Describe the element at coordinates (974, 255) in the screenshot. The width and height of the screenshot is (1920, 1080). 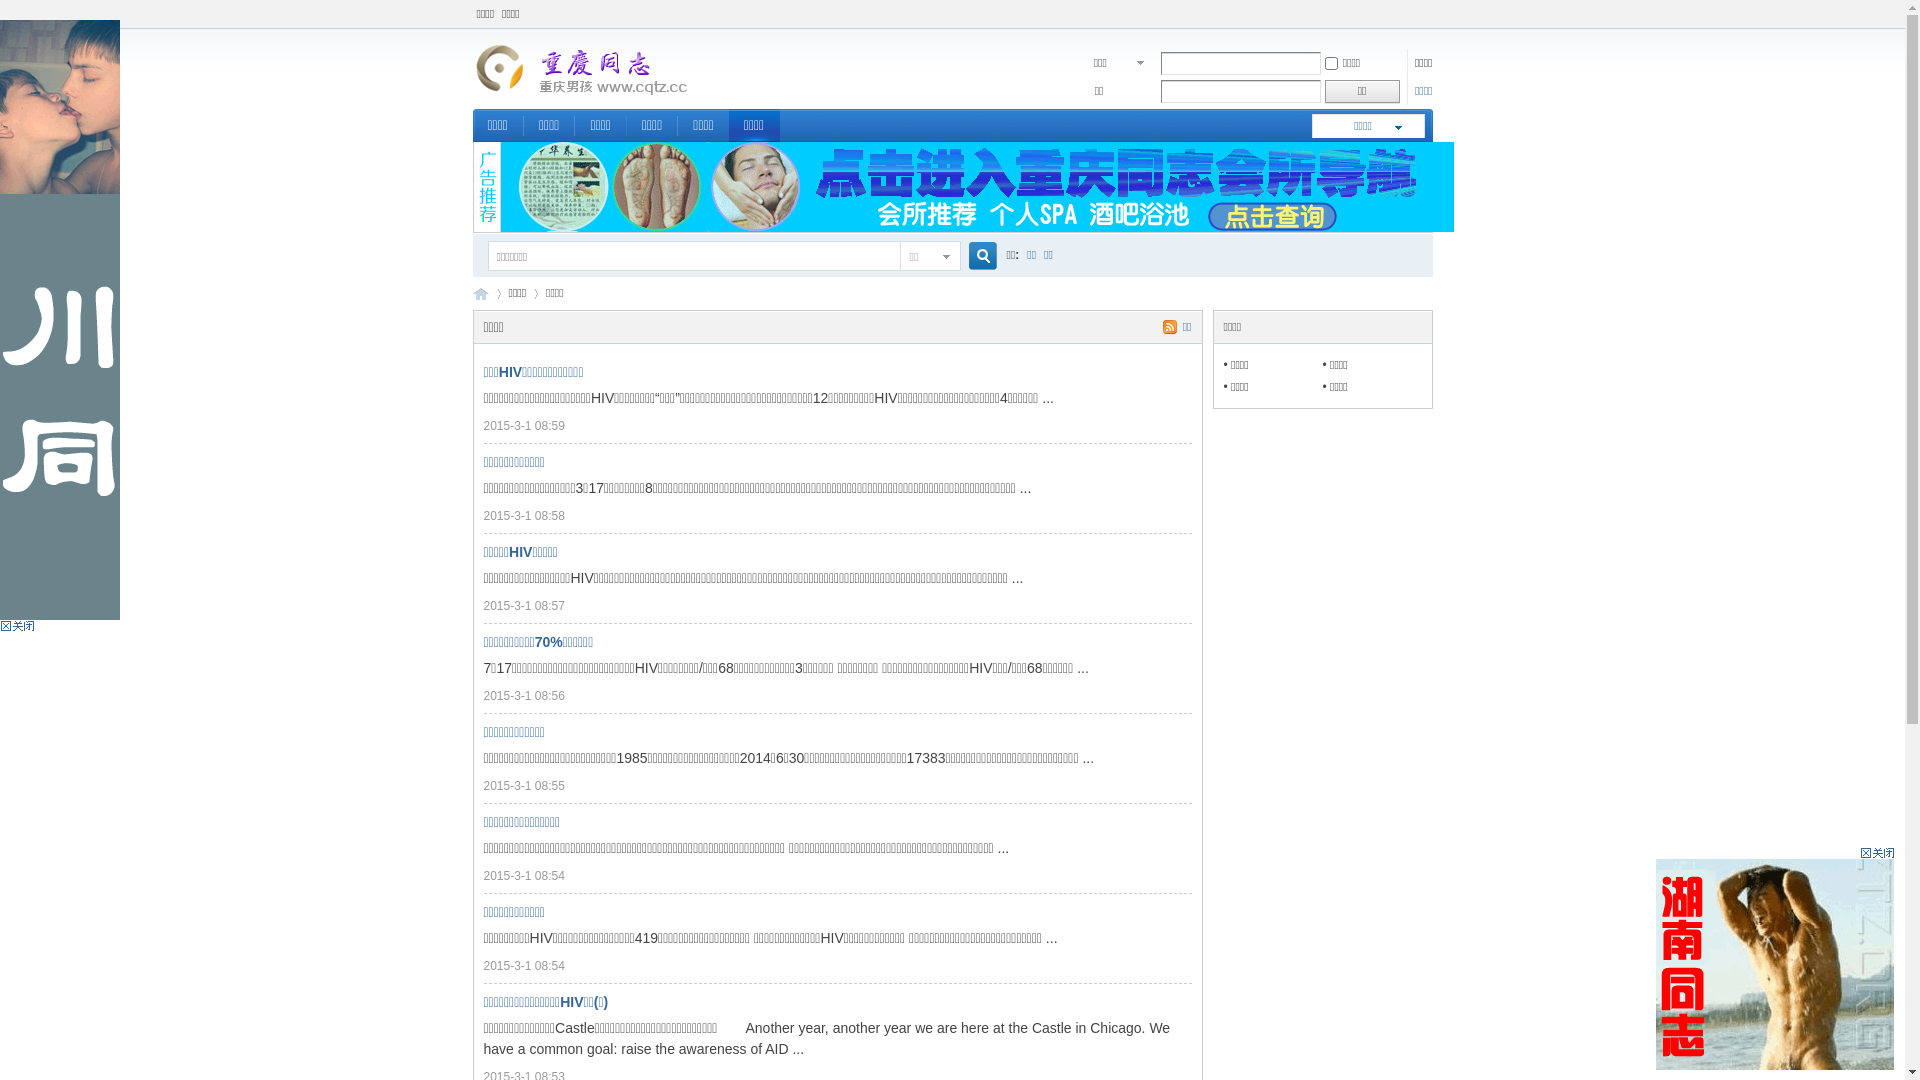
I see `'true'` at that location.